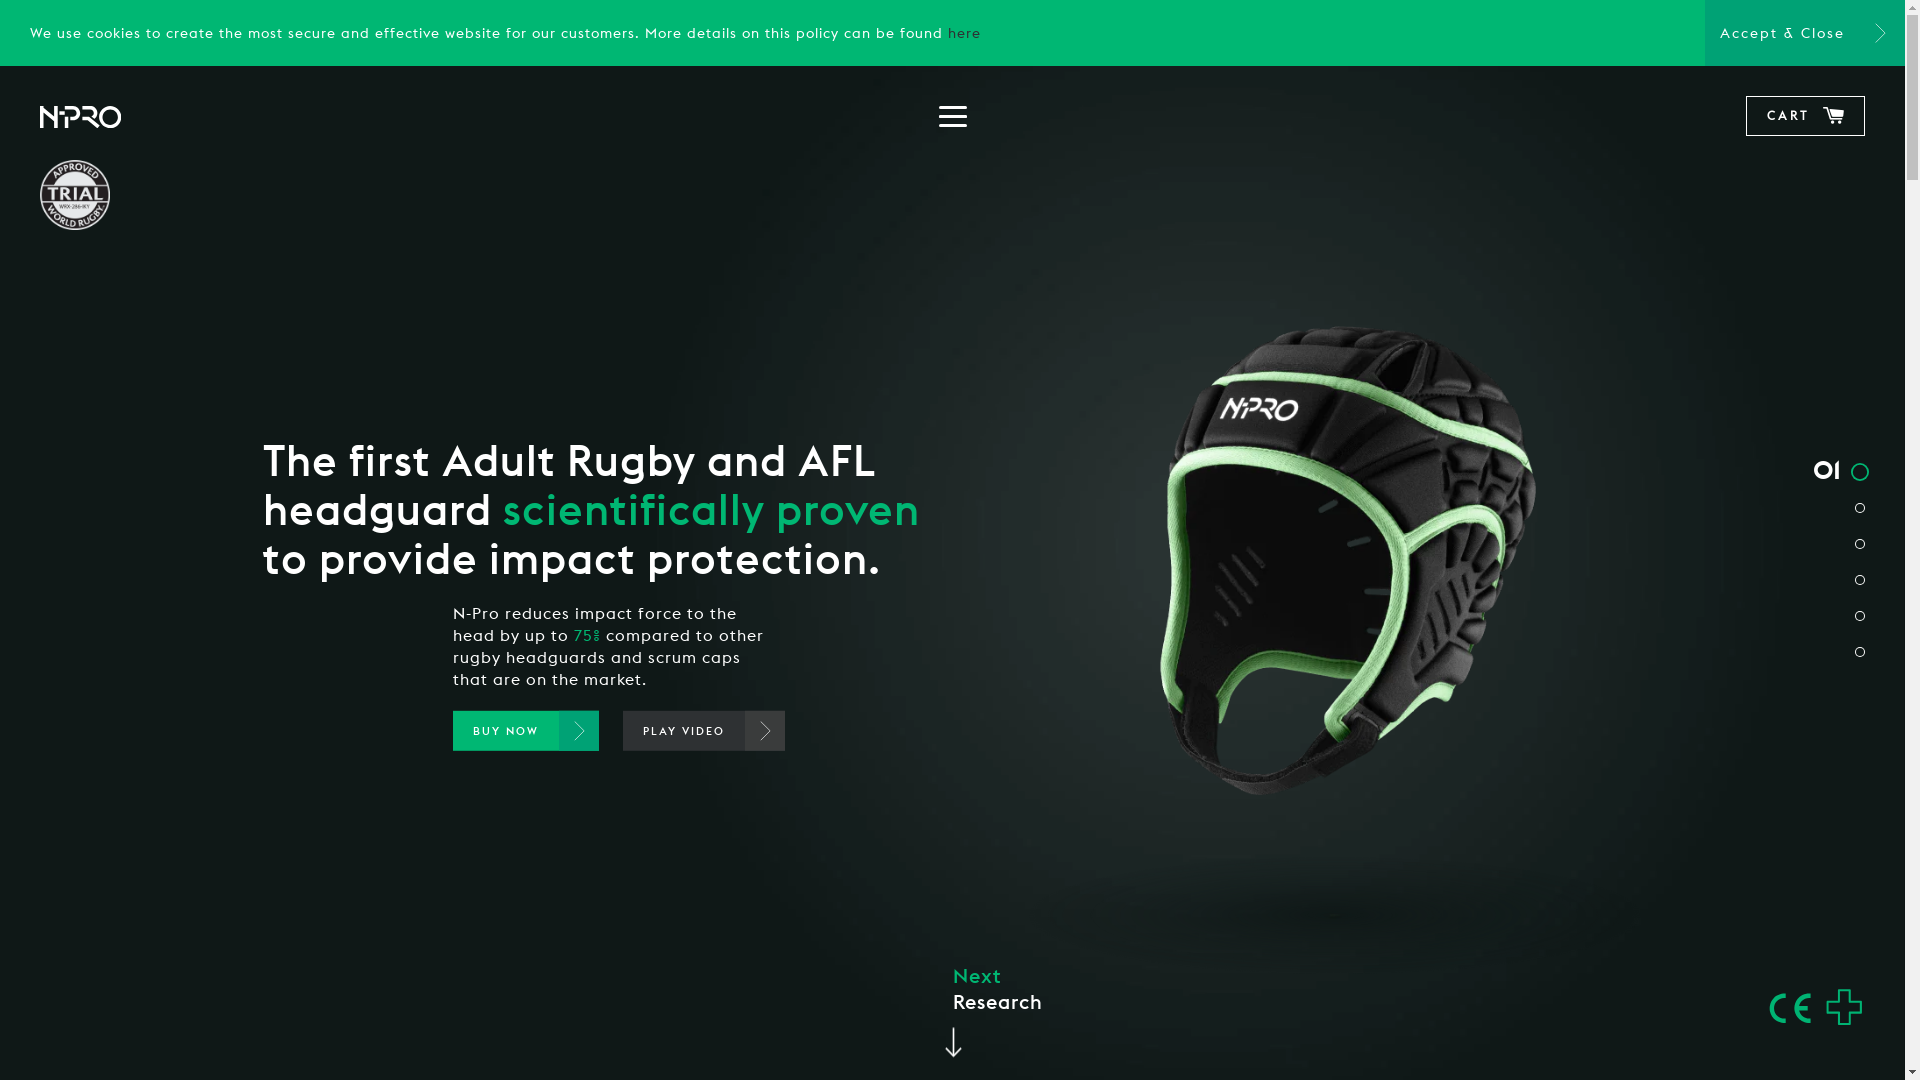 The width and height of the screenshot is (1920, 1080). I want to click on 'Accept & Close', so click(1804, 33).